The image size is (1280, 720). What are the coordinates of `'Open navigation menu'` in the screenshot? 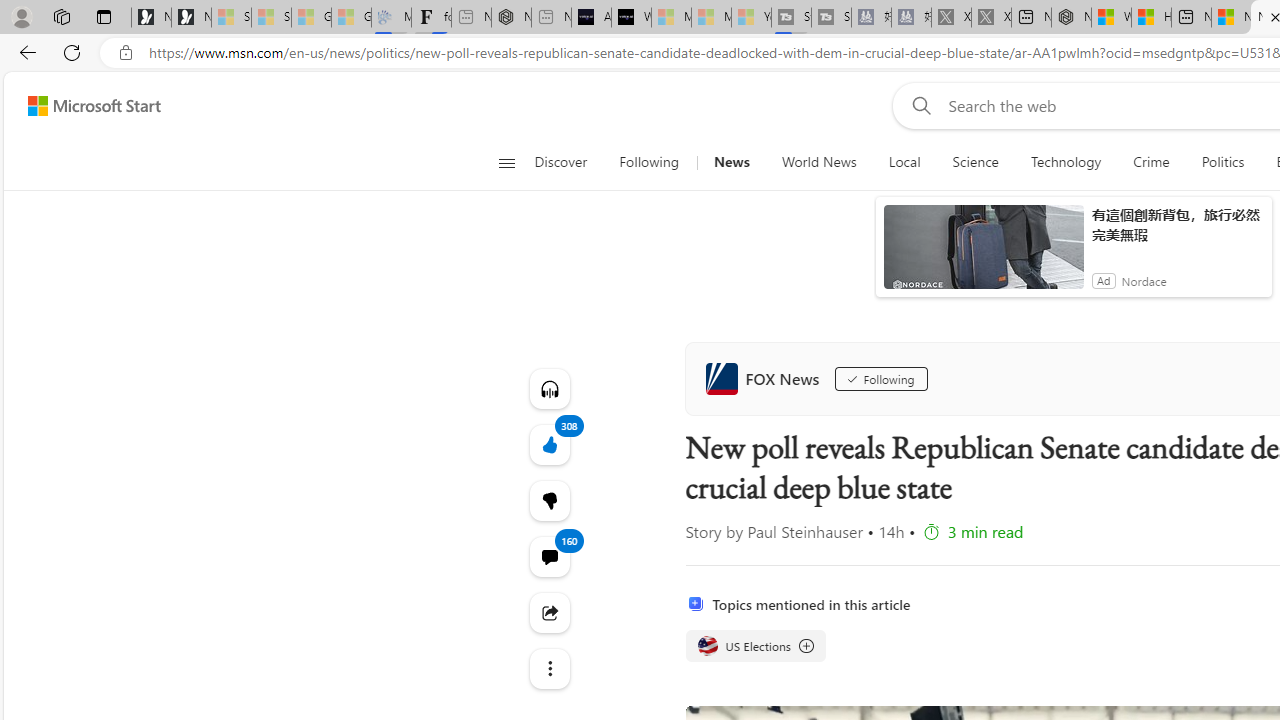 It's located at (506, 162).